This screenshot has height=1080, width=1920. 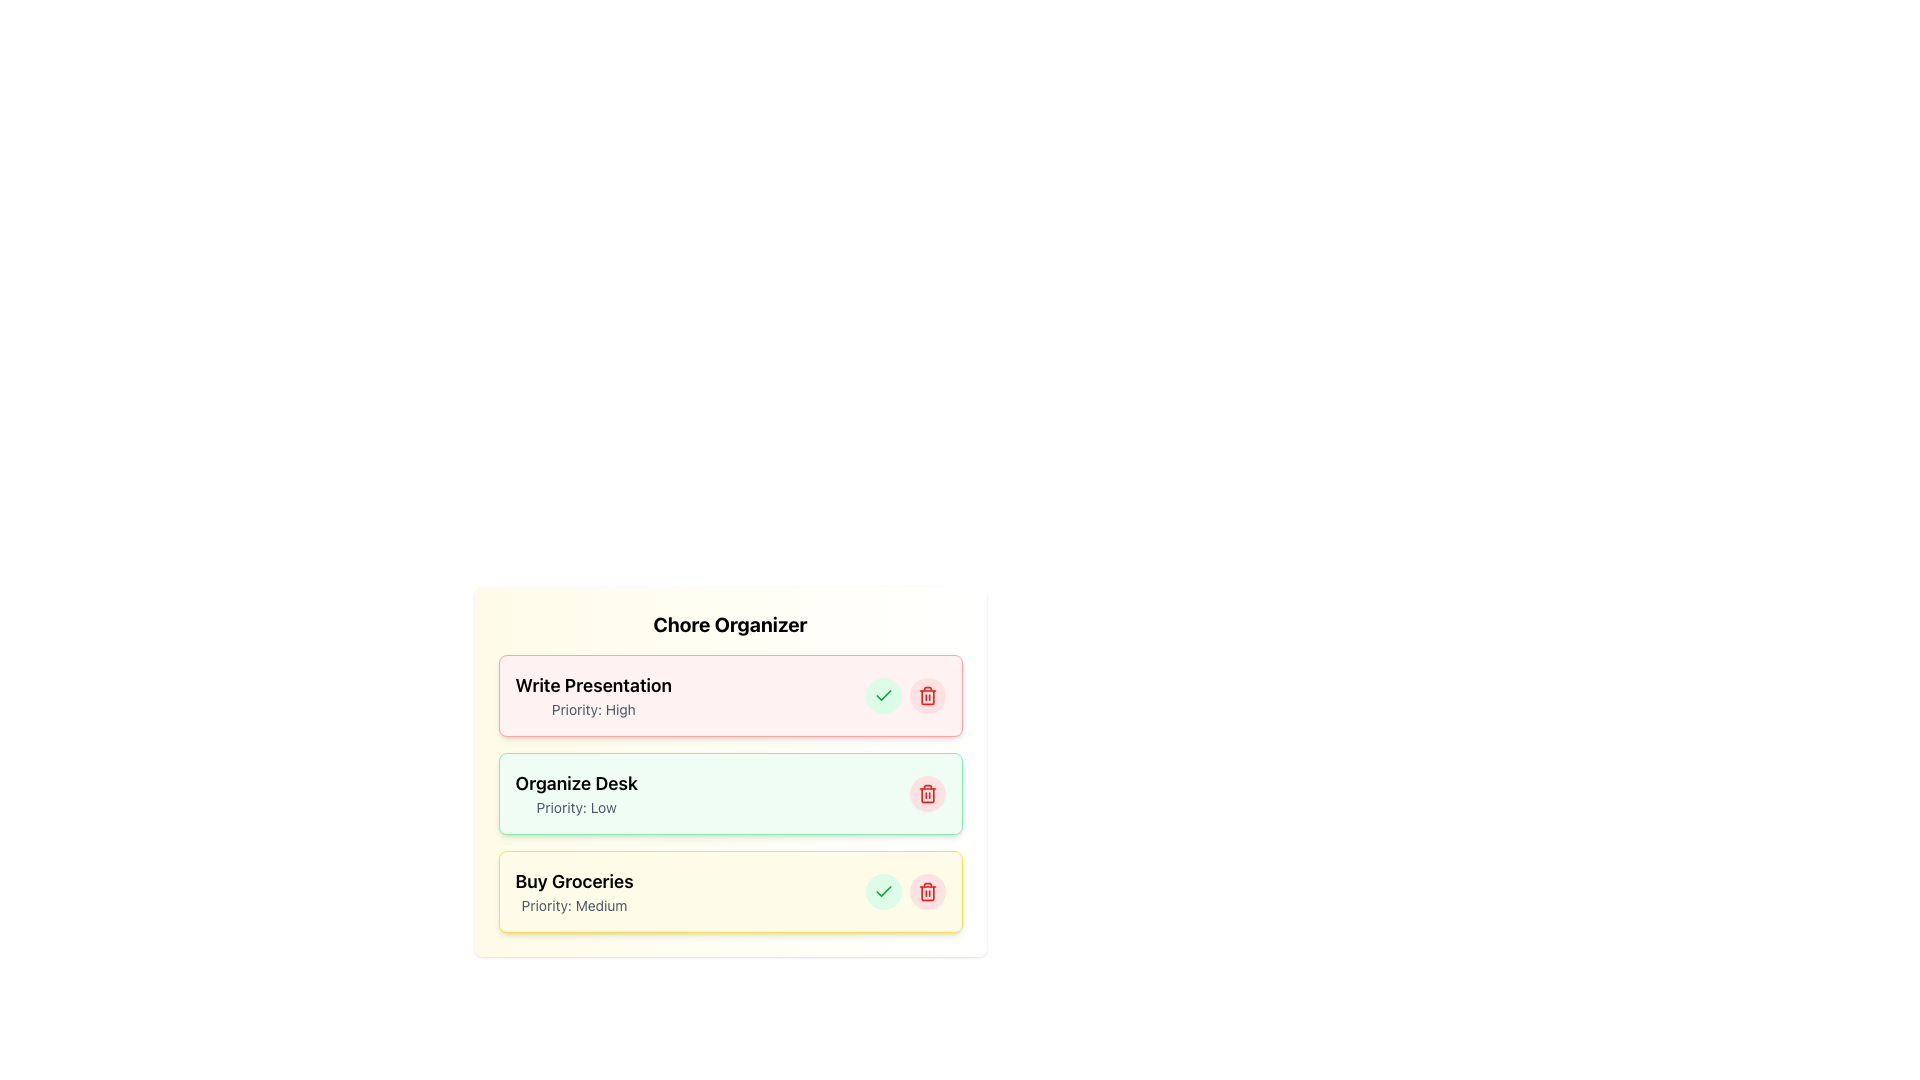 I want to click on the text label displaying 'Priority: Low' within the task card titled 'Organize Desk', which is styled in gray and positioned near the bottom center of the card, so click(x=575, y=806).